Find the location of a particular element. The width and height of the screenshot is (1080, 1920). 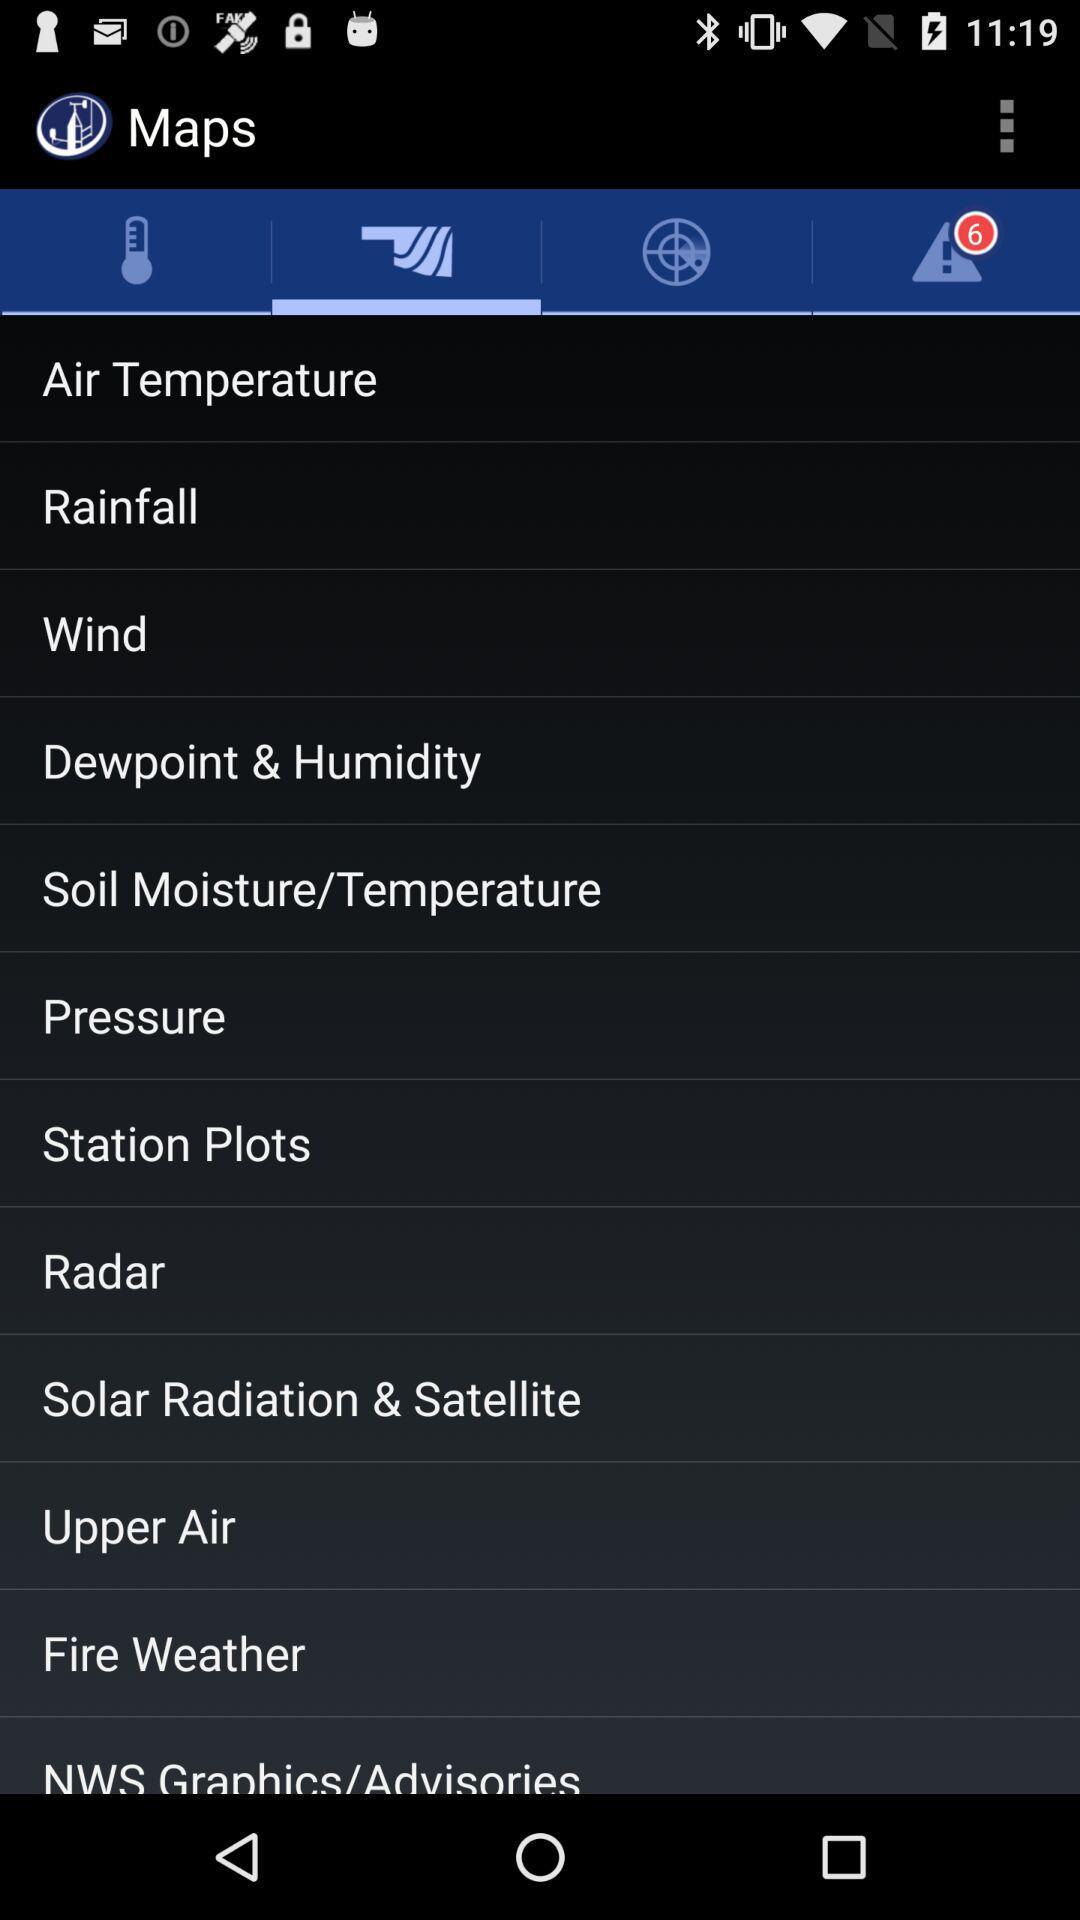

upper air app is located at coordinates (540, 1524).